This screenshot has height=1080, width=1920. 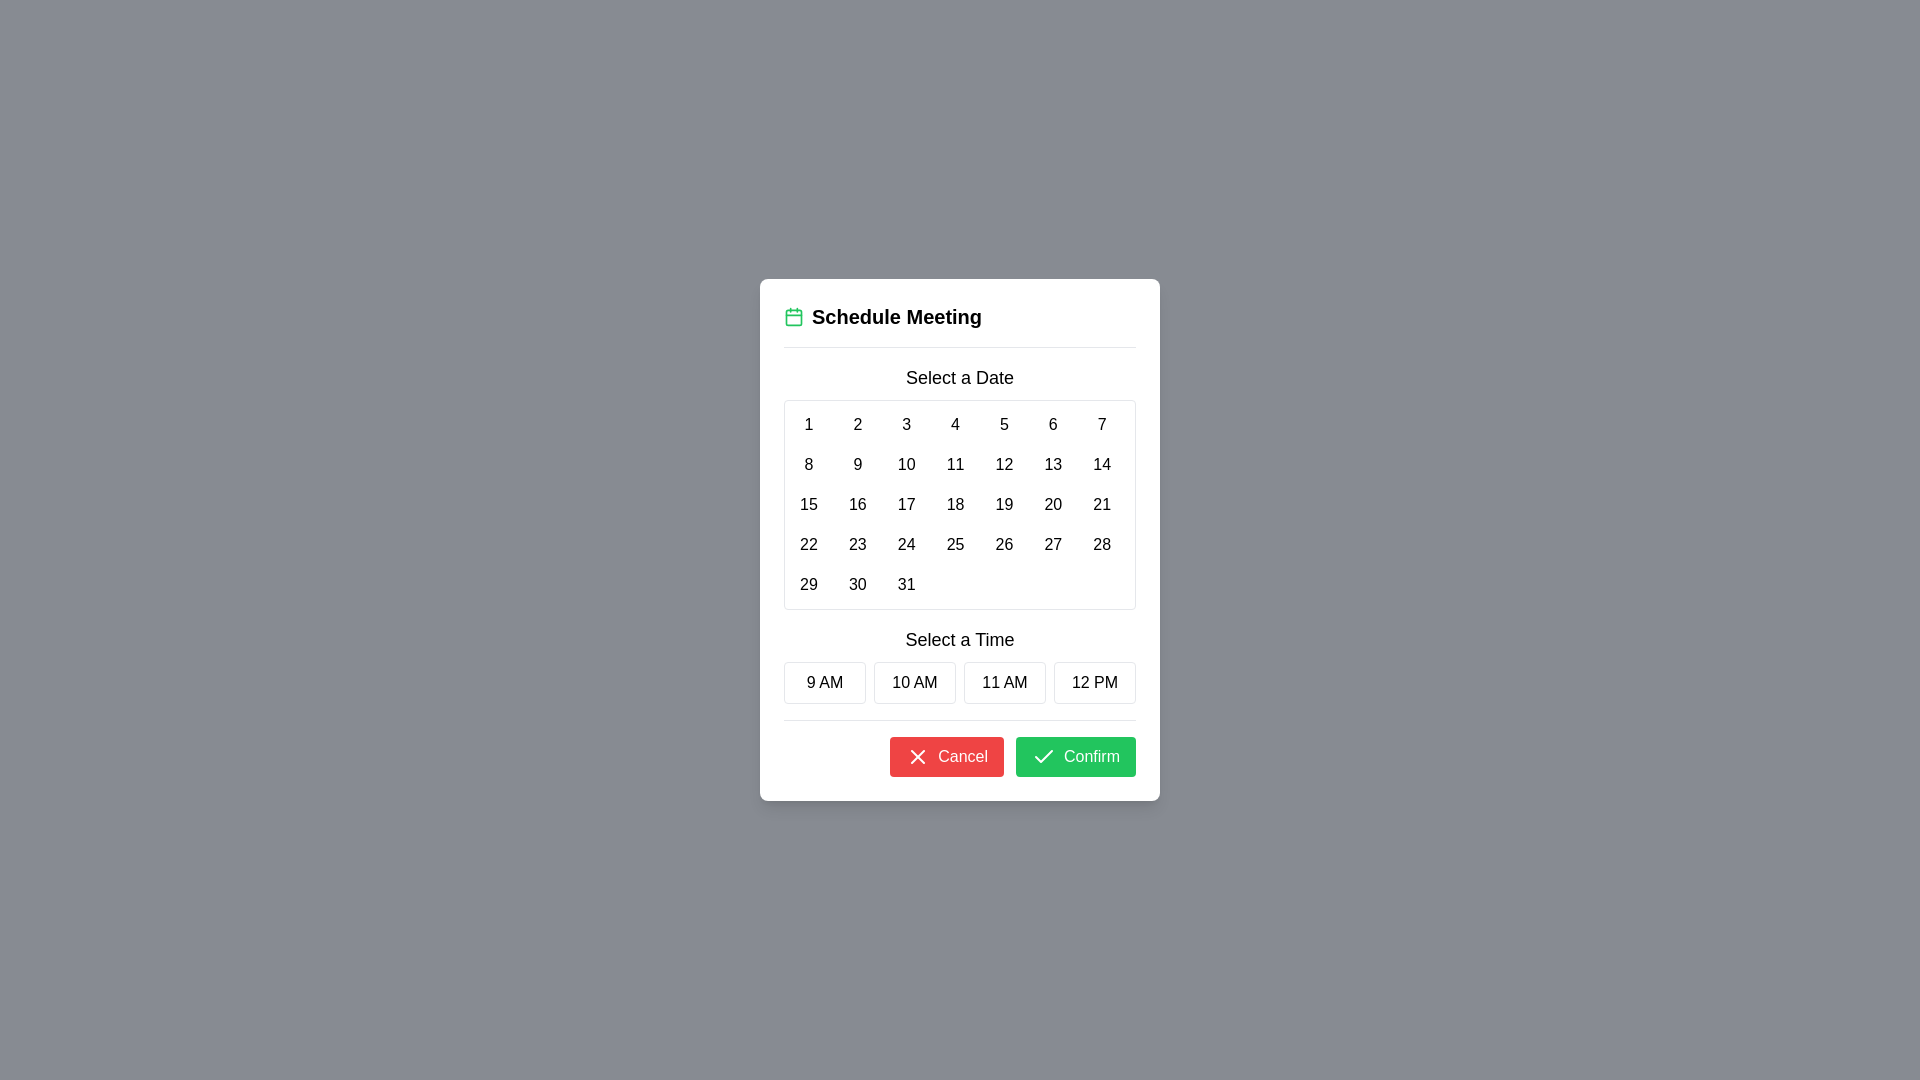 I want to click on the button representing the date '29' in the calendar located in the last row under the column of '22', so click(x=809, y=585).